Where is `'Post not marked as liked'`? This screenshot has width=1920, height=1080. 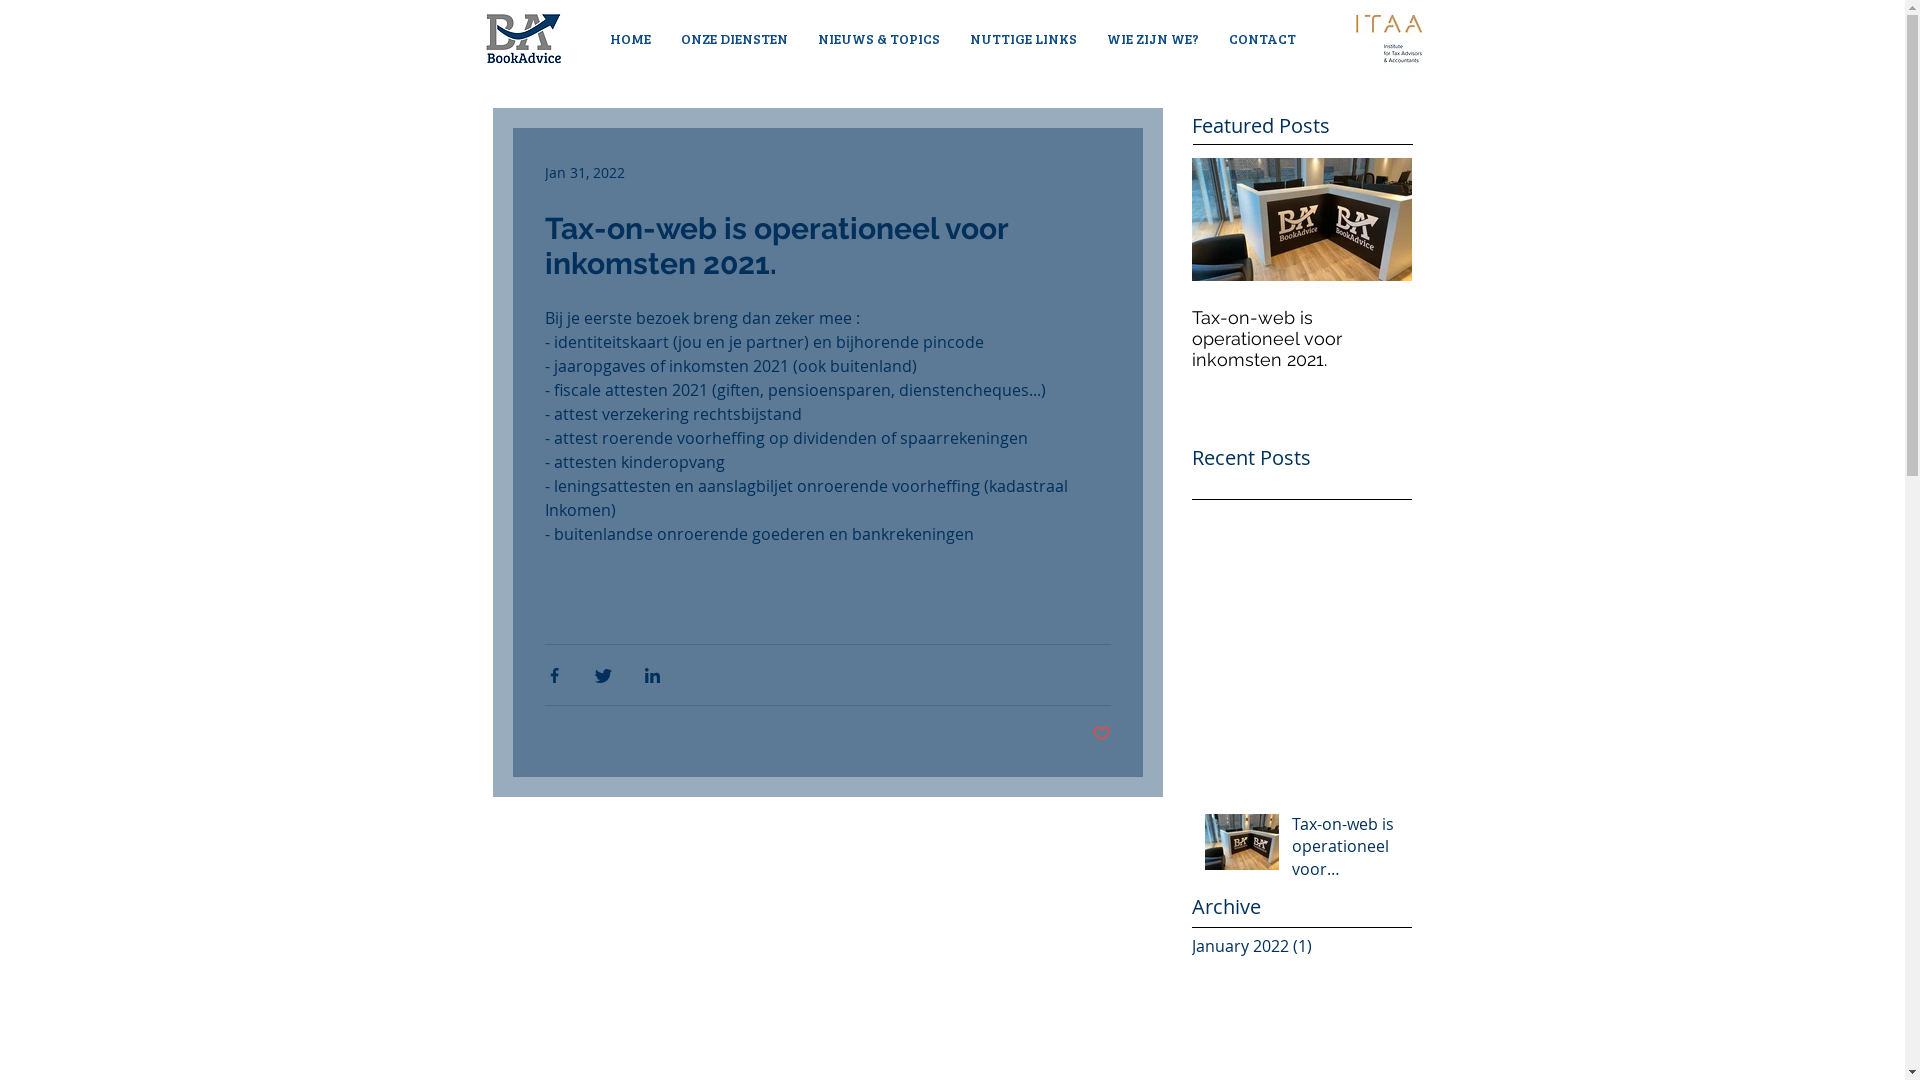
'Post not marked as liked' is located at coordinates (1100, 734).